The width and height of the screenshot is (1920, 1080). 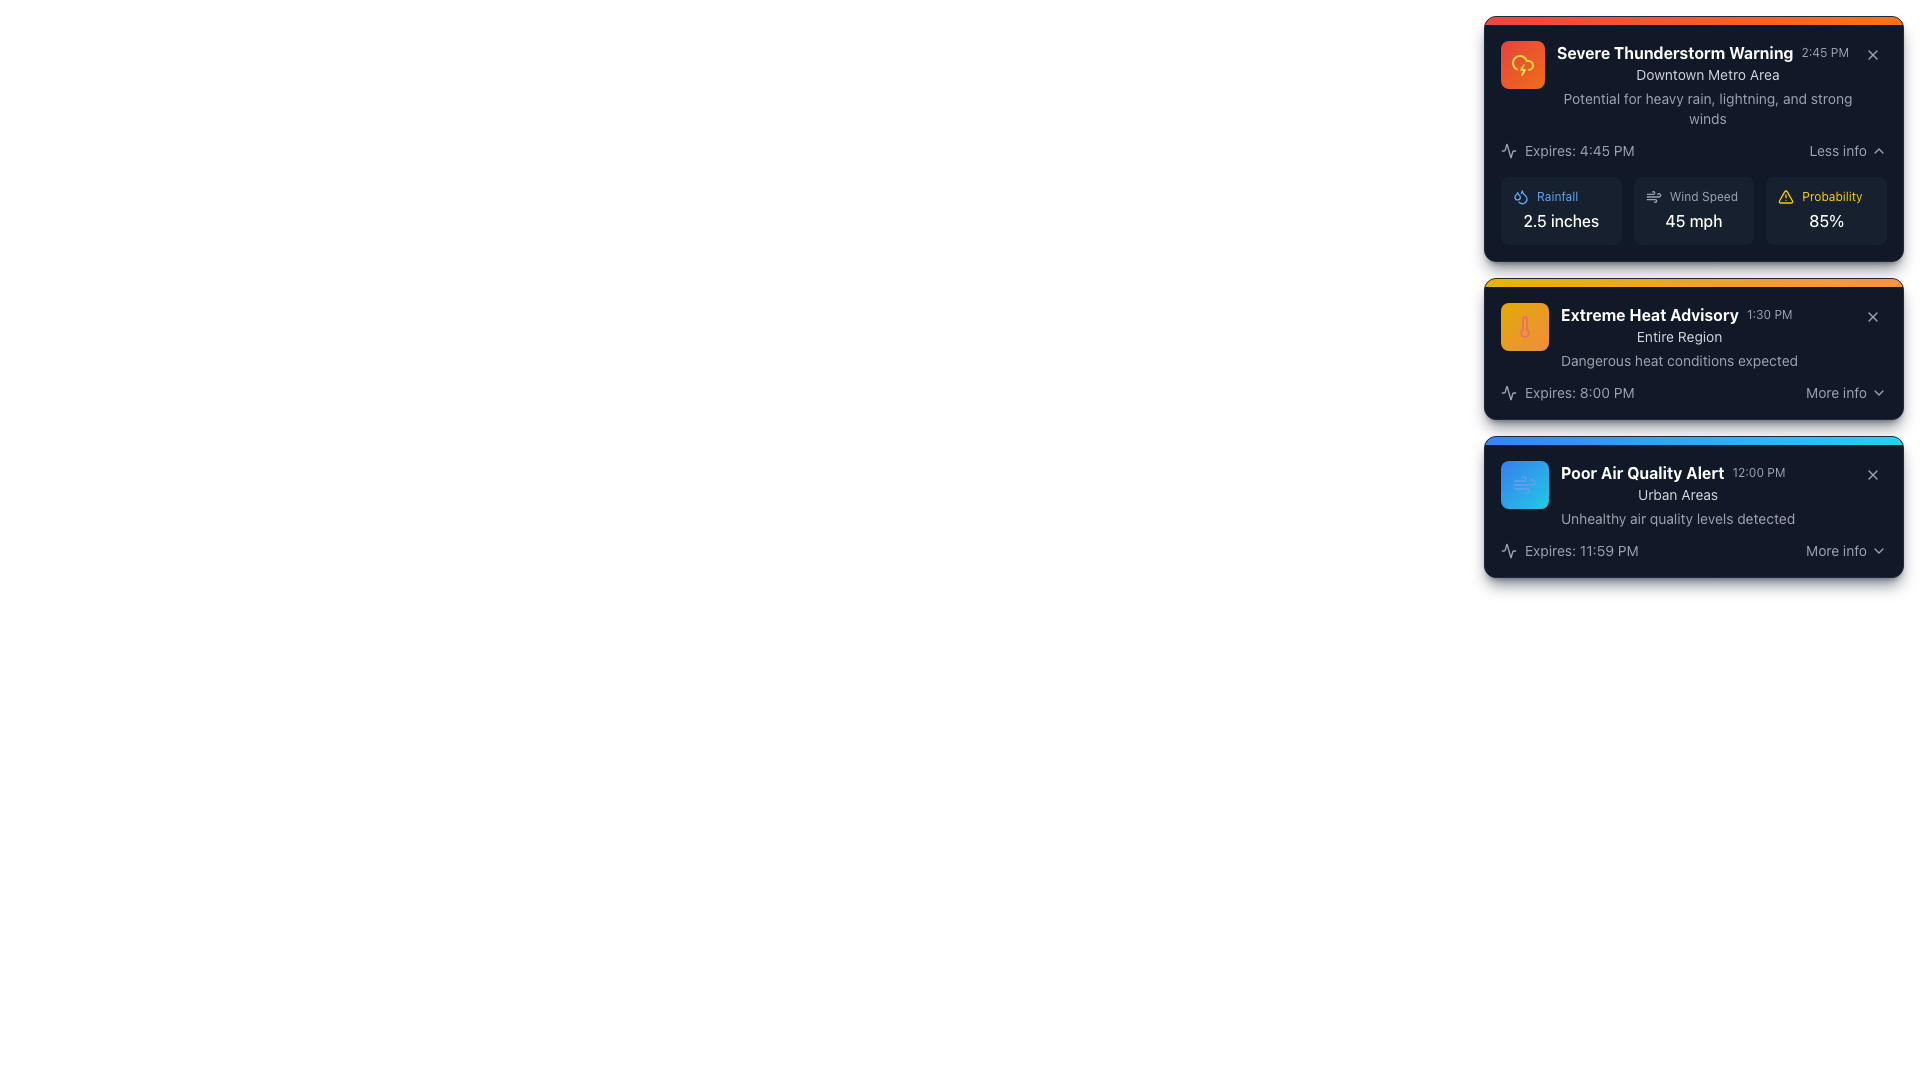 I want to click on text from the header of the alert card, which displays 'Poor Air Quality Alert' in bold white and '12:00 PM' in smaller gray text, so click(x=1678, y=473).